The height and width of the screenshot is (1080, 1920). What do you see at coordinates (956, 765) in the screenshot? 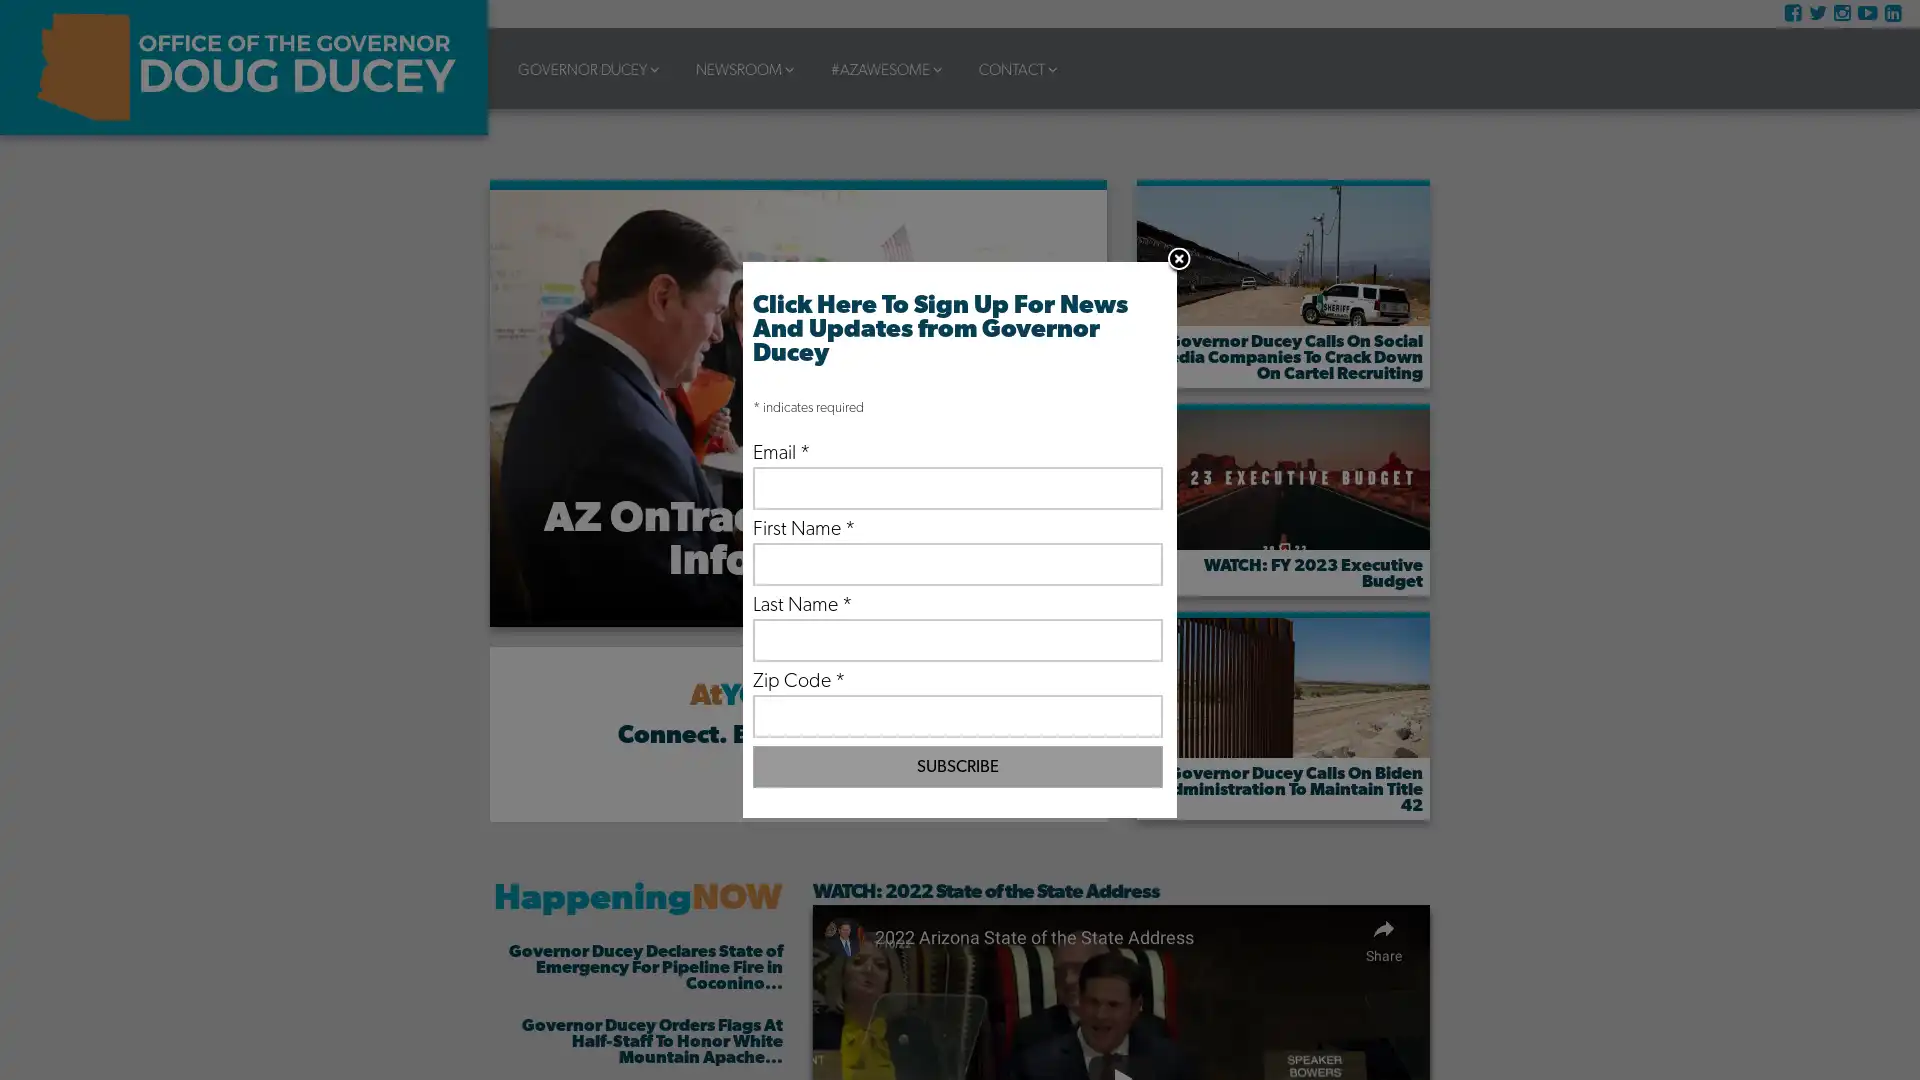
I see `Subscribe` at bounding box center [956, 765].